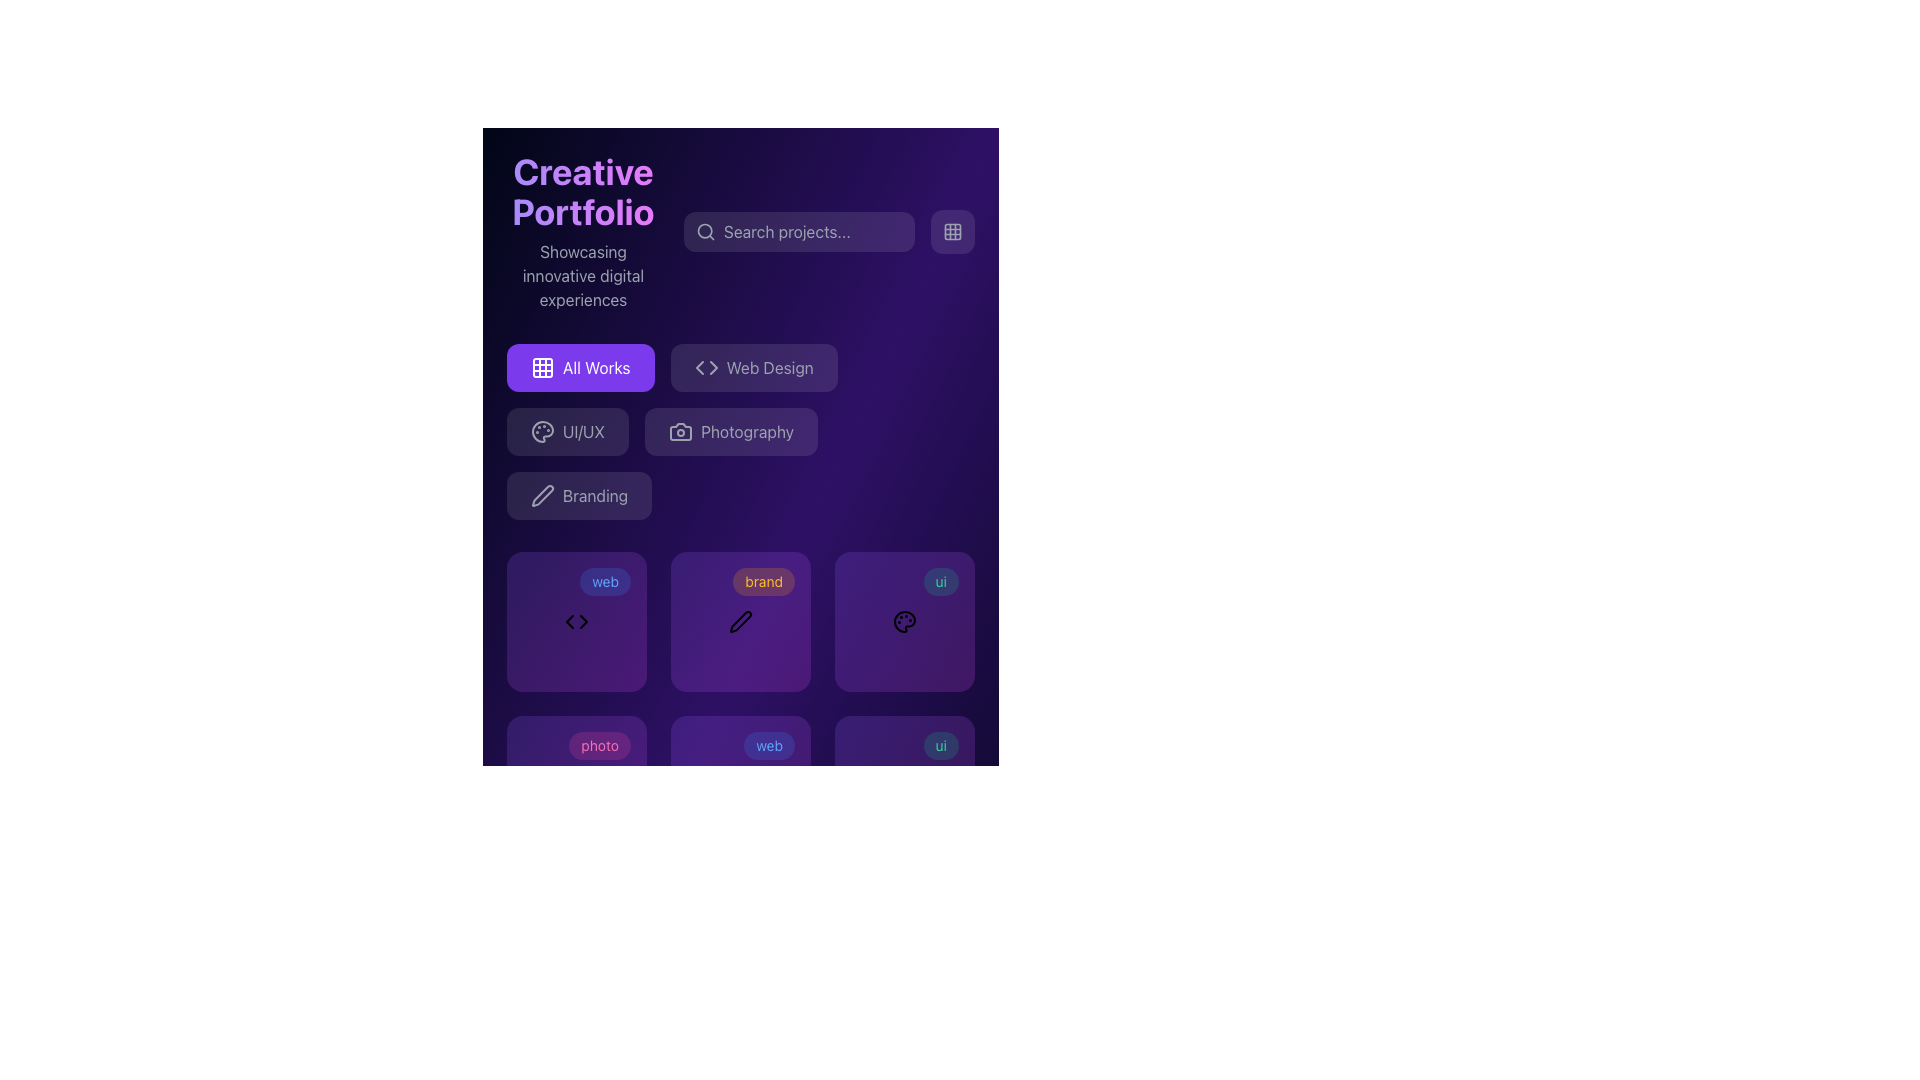 The width and height of the screenshot is (1920, 1080). I want to click on the 'UI/UX' button, which is the third button in a horizontal group of buttons within the 'Creative Portfolio' section, so click(566, 431).